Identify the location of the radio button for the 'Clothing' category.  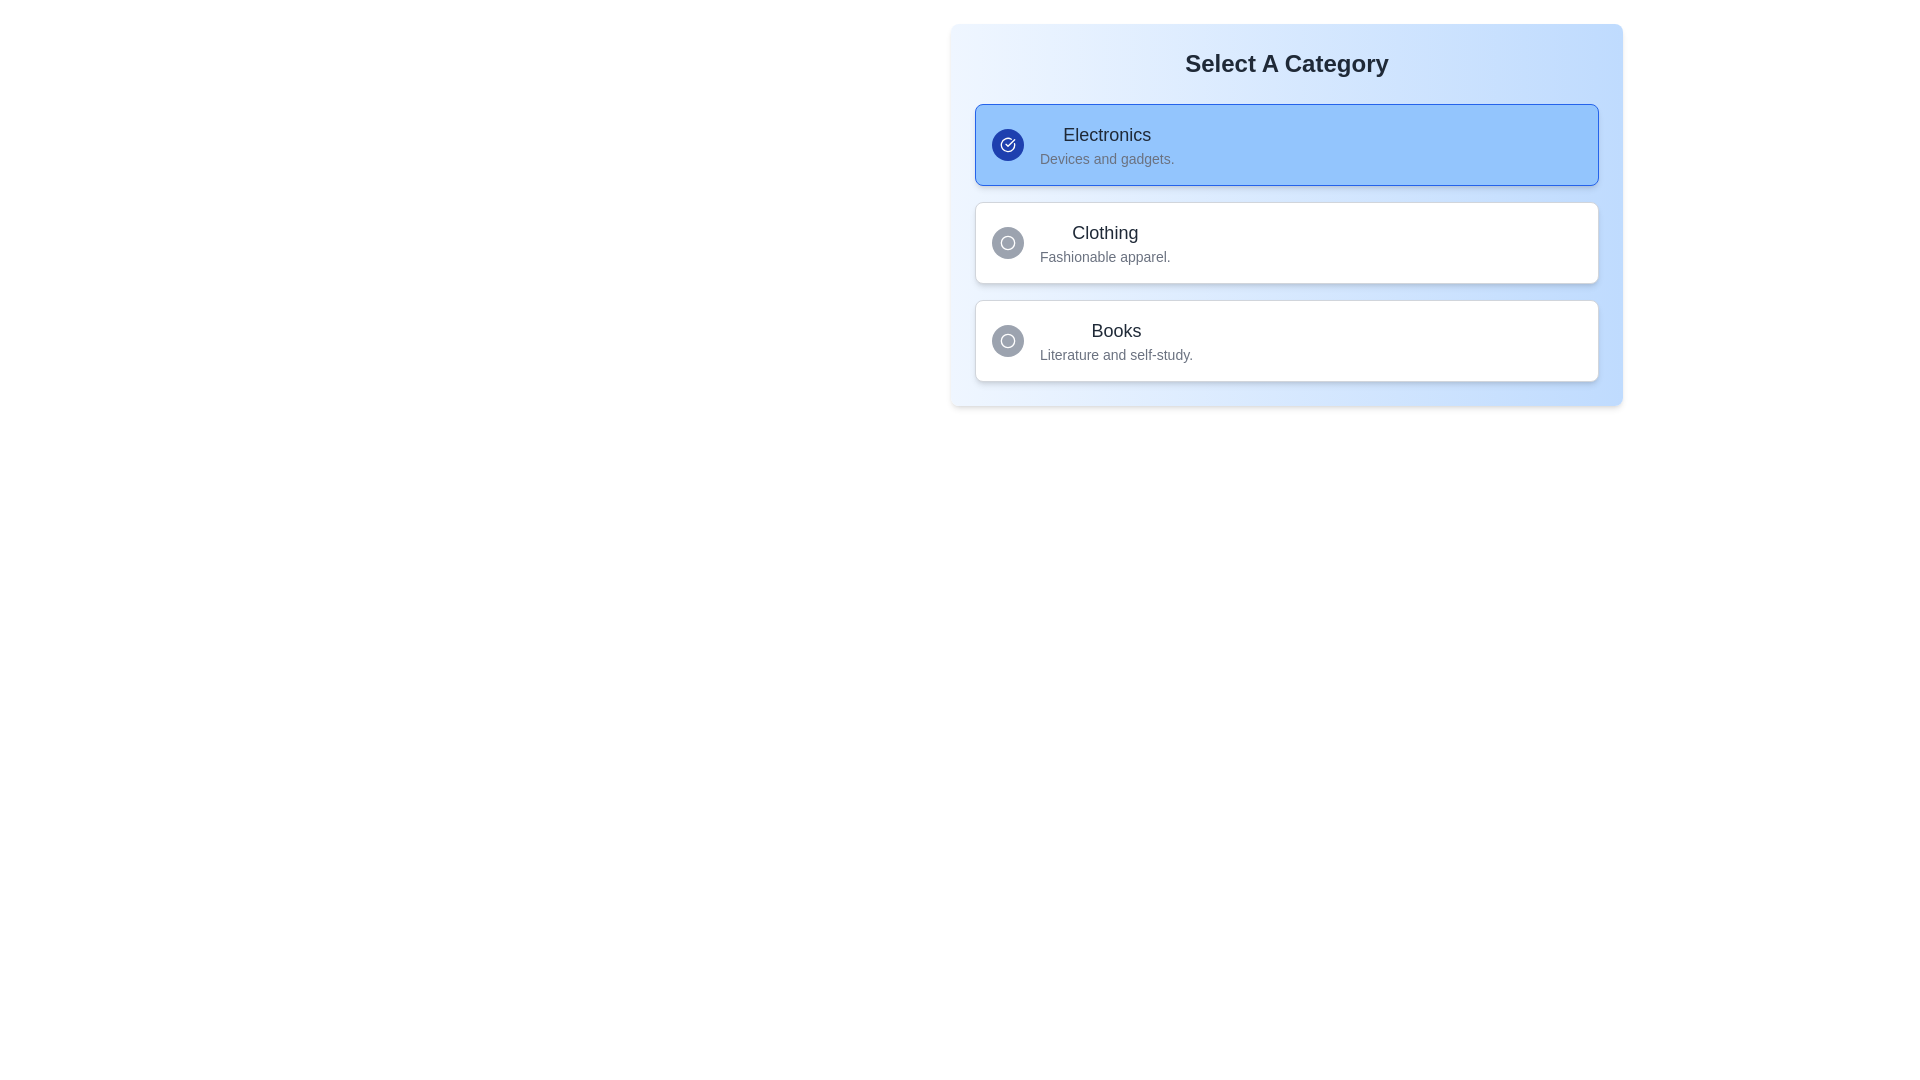
(1008, 242).